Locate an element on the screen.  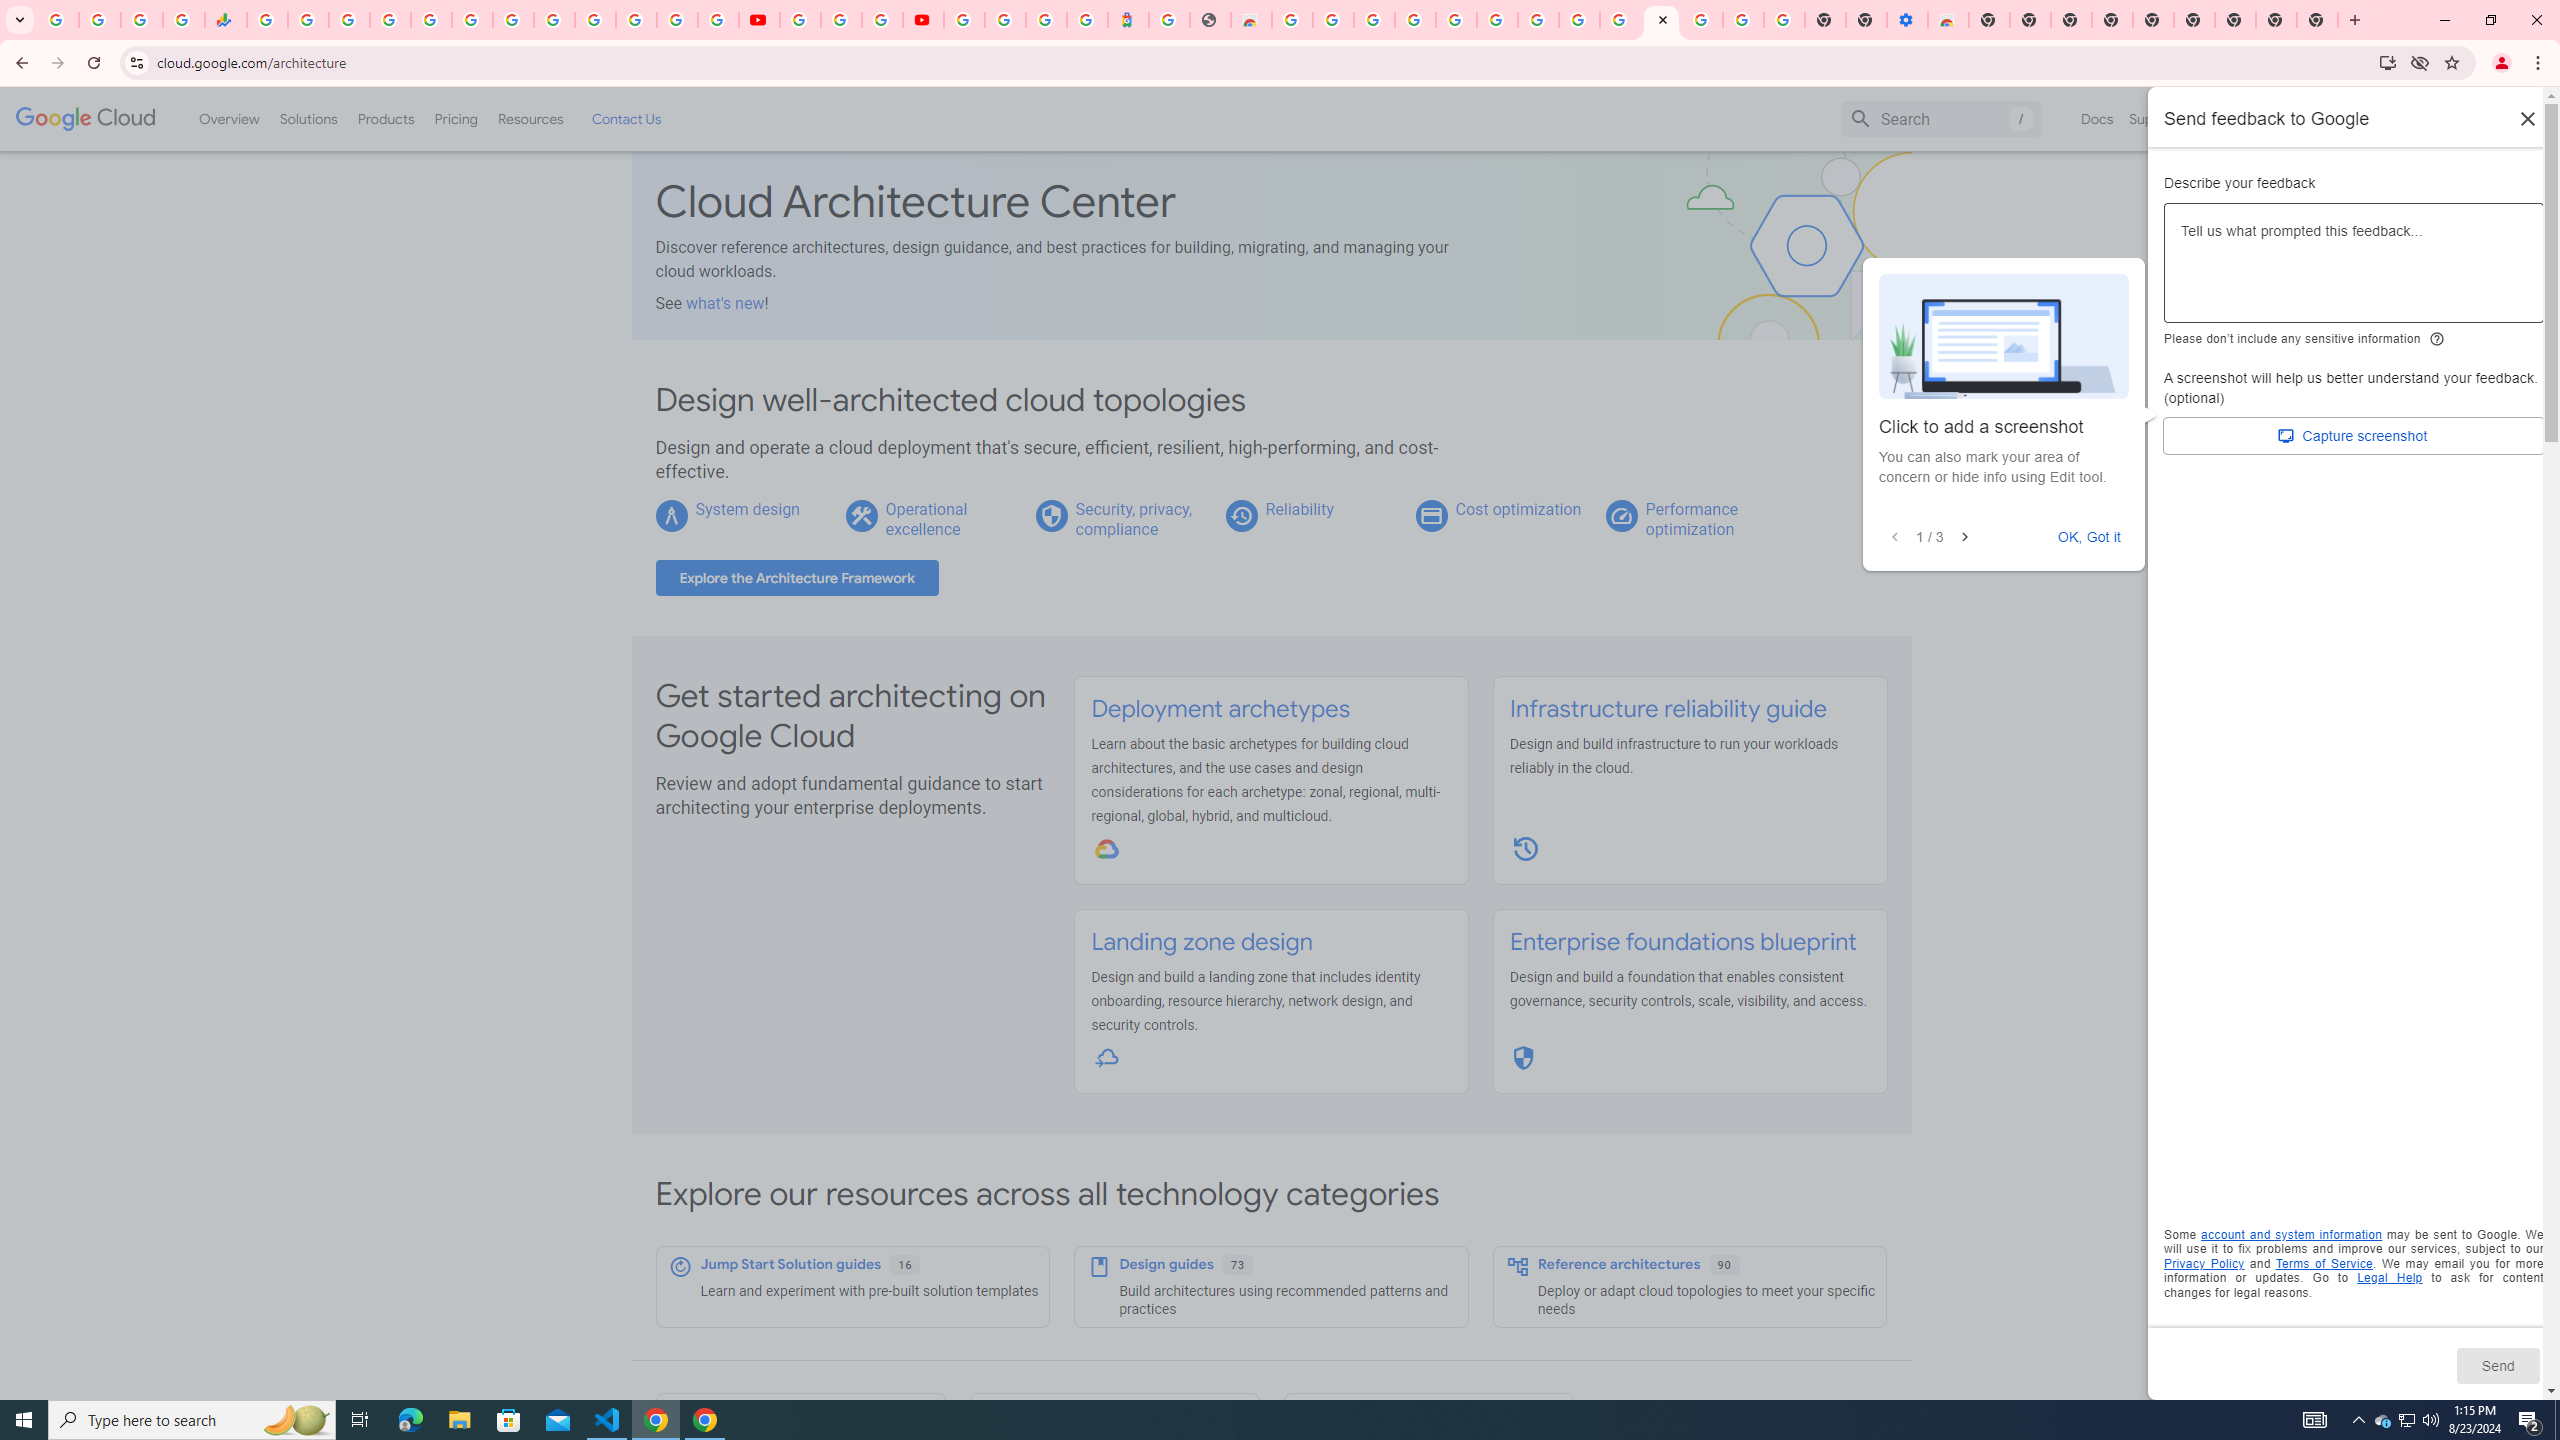
'Opens in a new tab. Legal Help' is located at coordinates (2388, 1278).